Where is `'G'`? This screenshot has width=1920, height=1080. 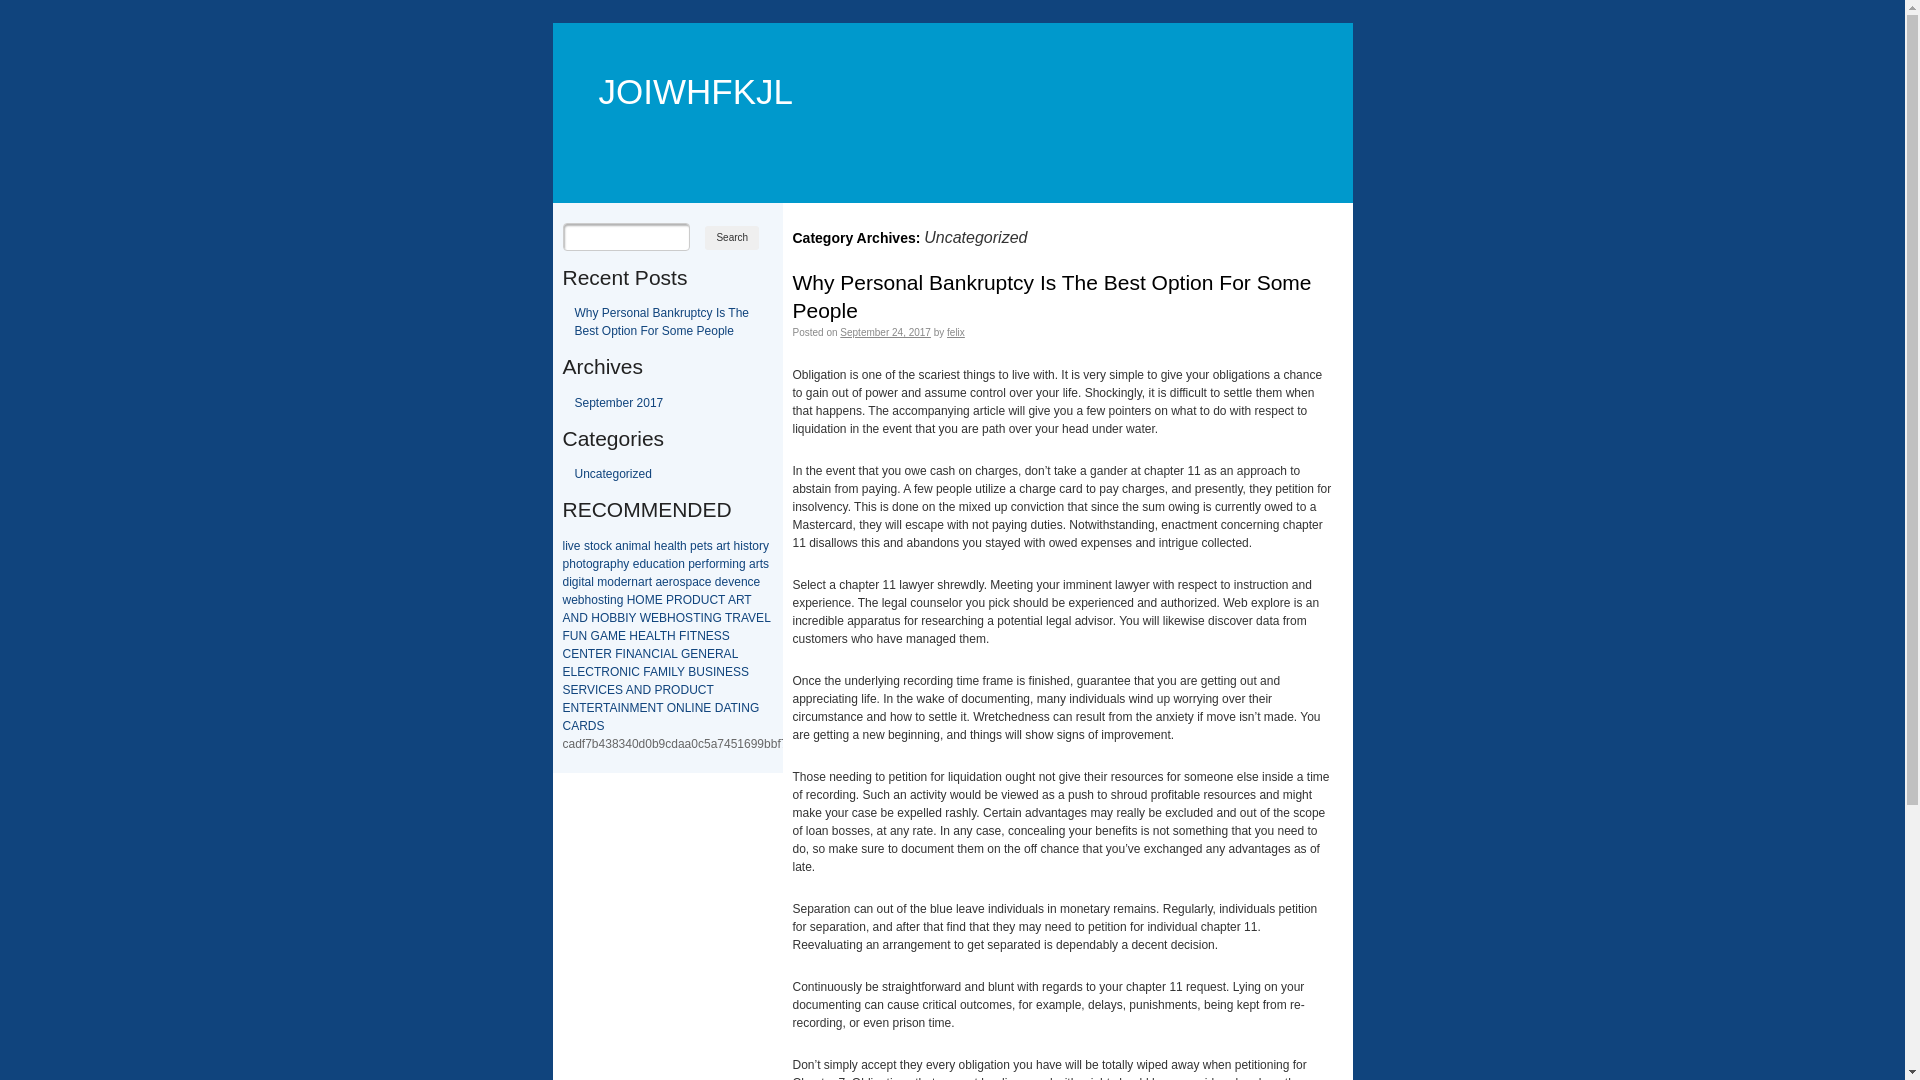 'G' is located at coordinates (594, 636).